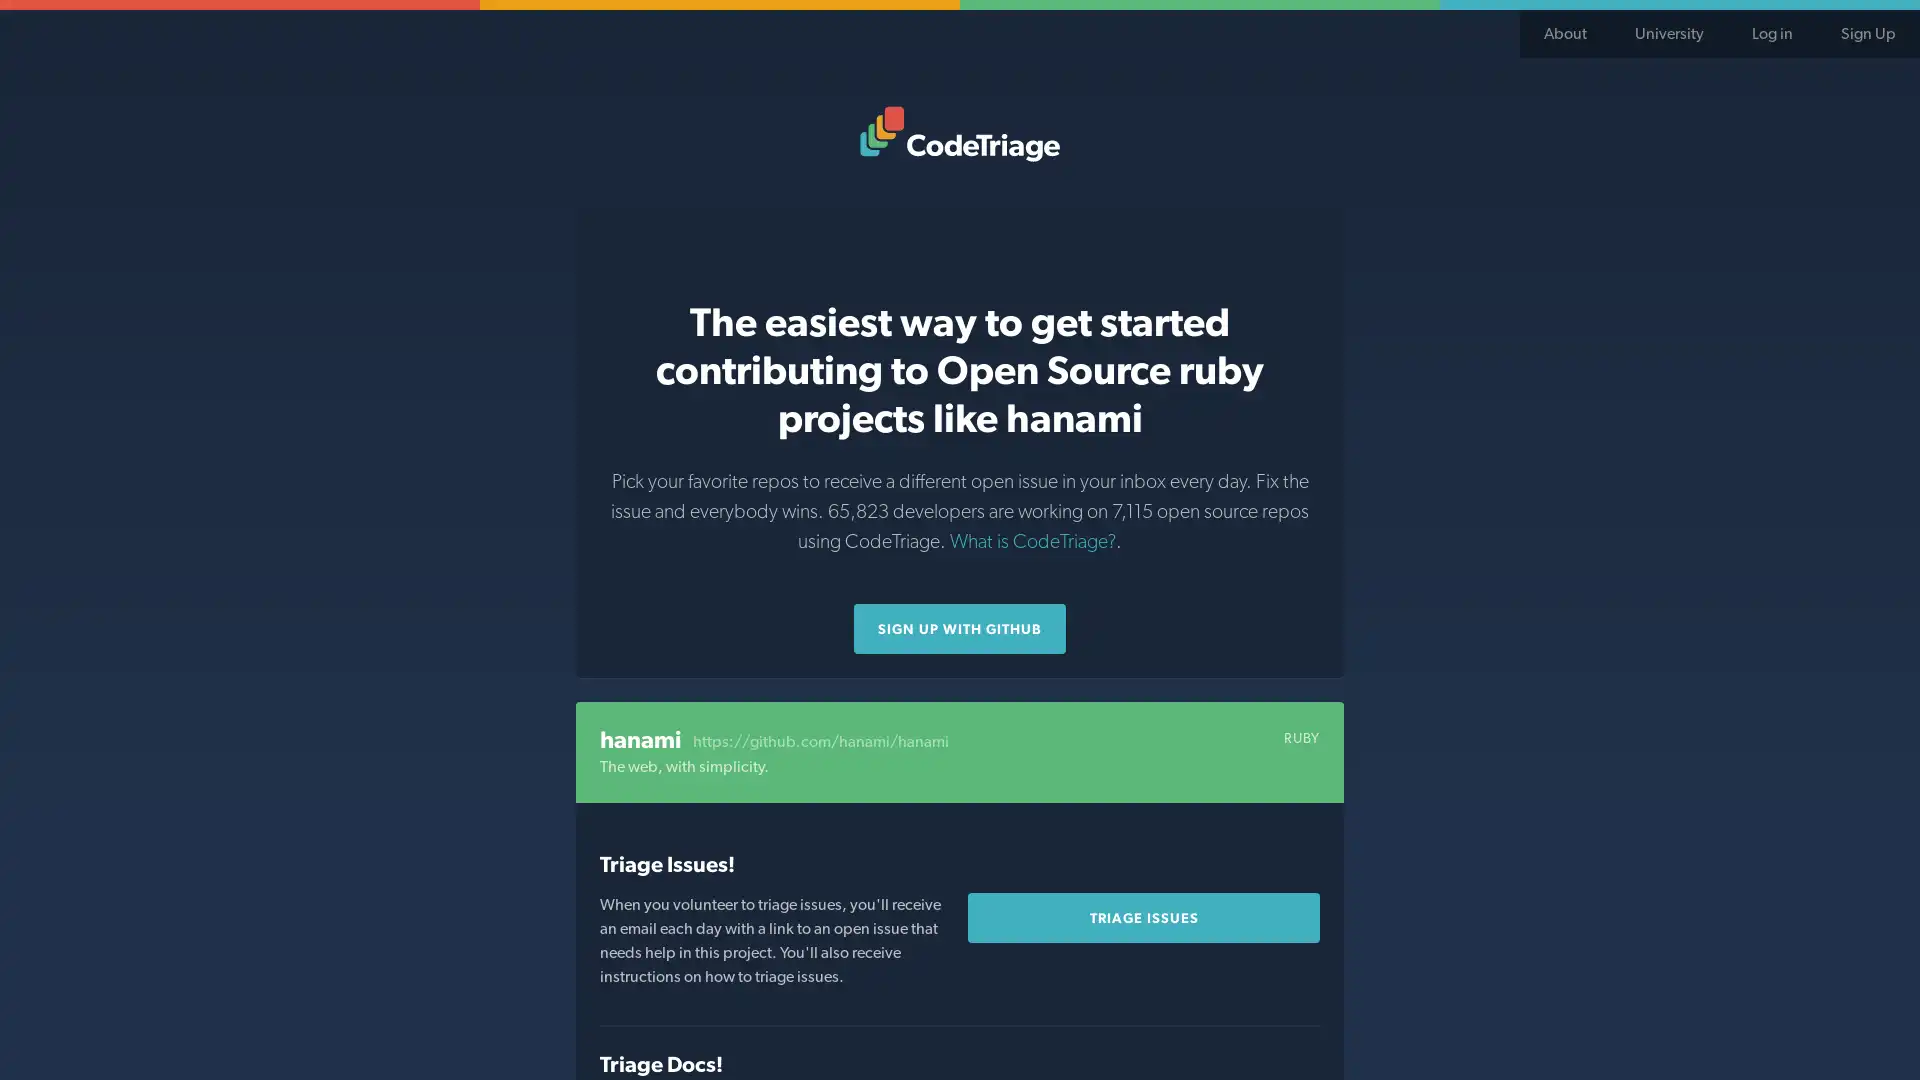 This screenshot has width=1920, height=1080. Describe the element at coordinates (1143, 918) in the screenshot. I see `Triage Issues` at that location.